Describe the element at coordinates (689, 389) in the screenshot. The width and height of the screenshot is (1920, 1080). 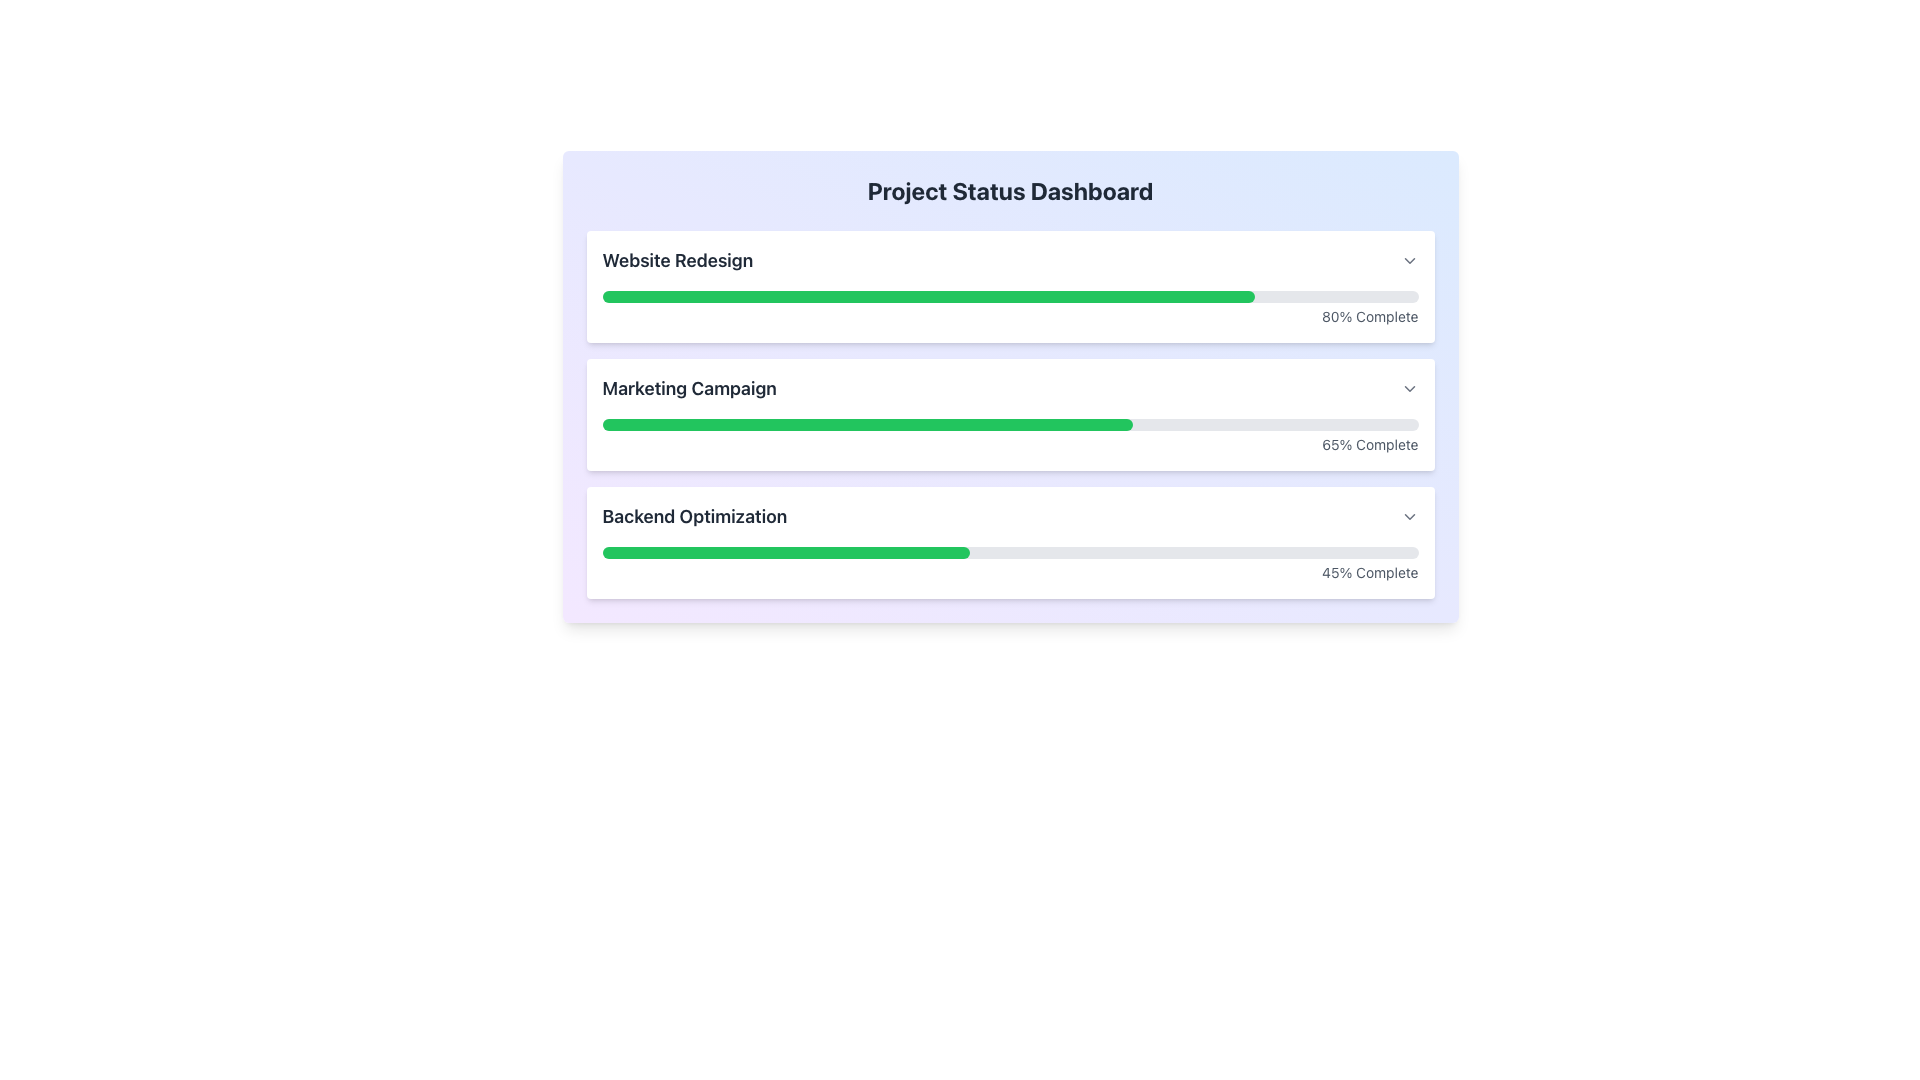
I see `text 'Marketing Campaign' which is styled in bold and slightly larger than surrounding elements, located centrally in the second section of the list` at that location.